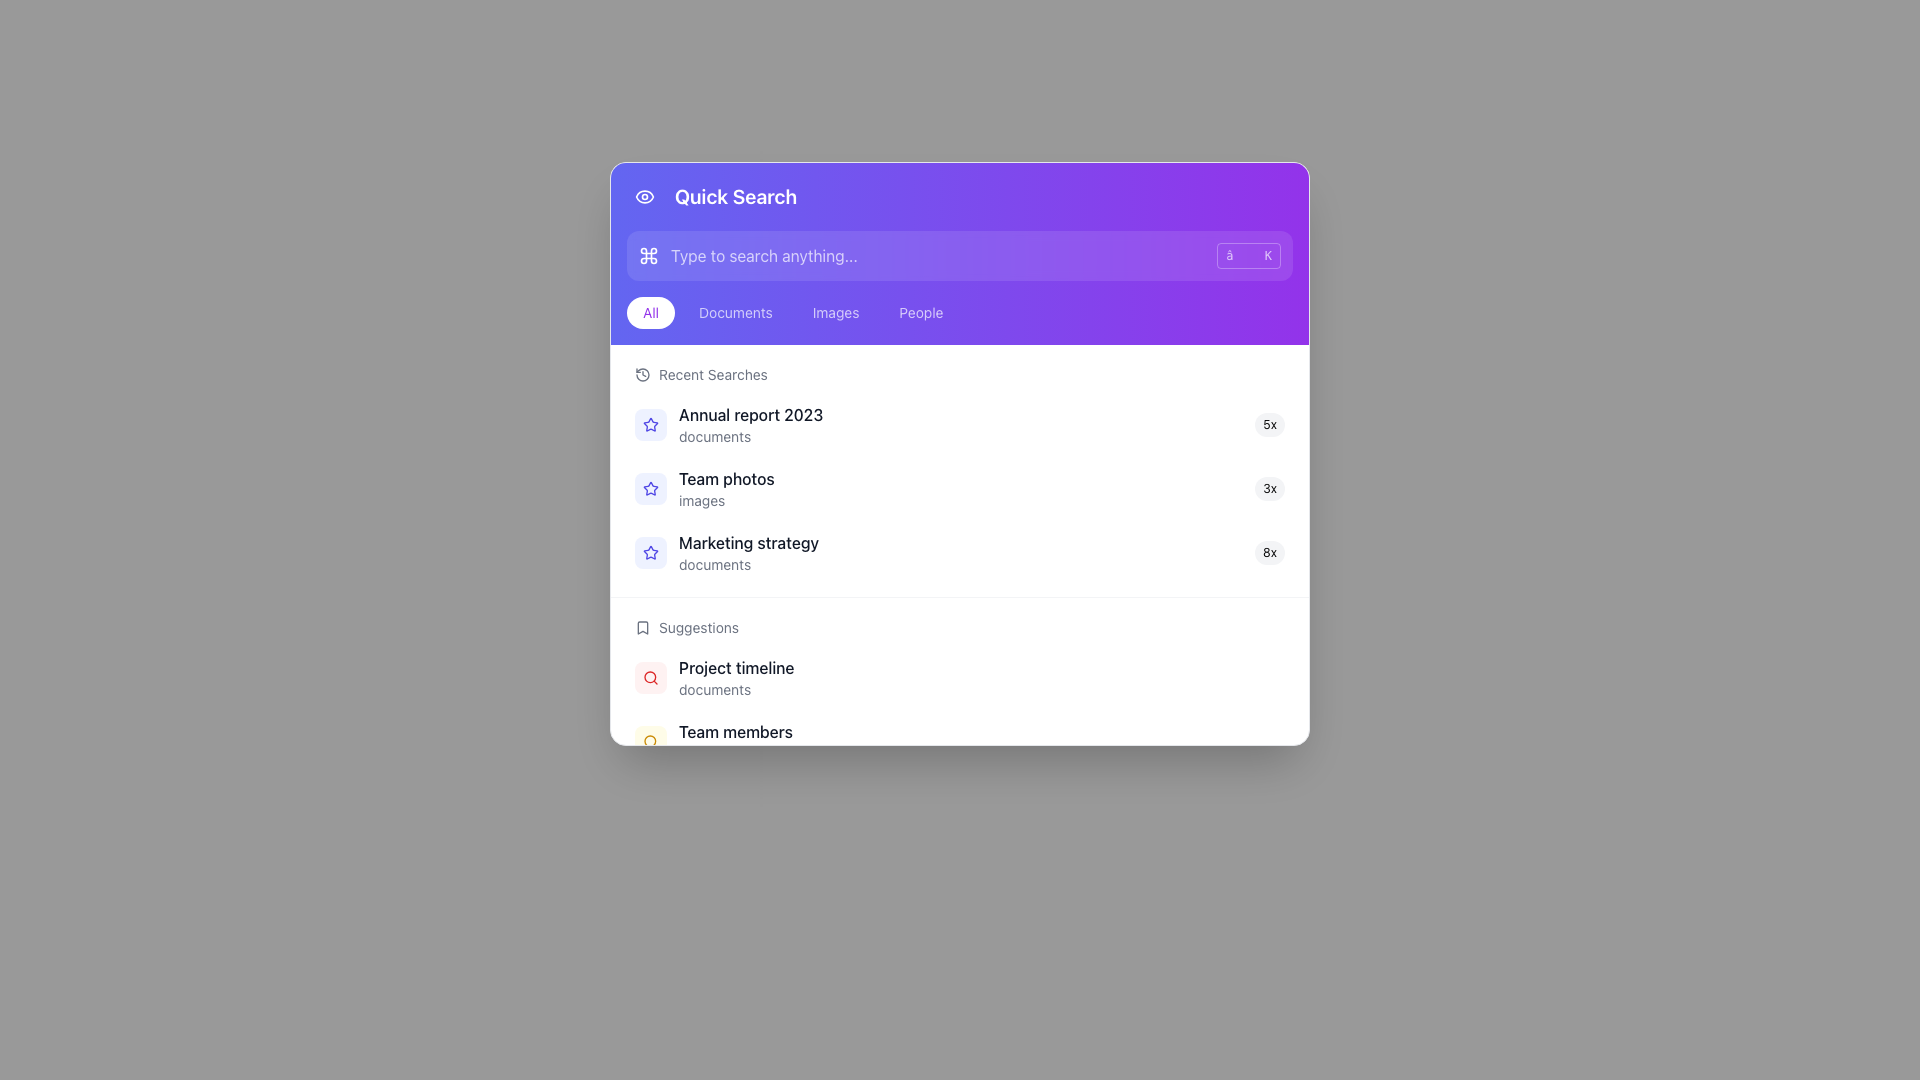 The width and height of the screenshot is (1920, 1080). I want to click on the 'Recent Searches' label which is located in the top-left section of the content panel, serving as a heading for recently searched items, so click(713, 374).